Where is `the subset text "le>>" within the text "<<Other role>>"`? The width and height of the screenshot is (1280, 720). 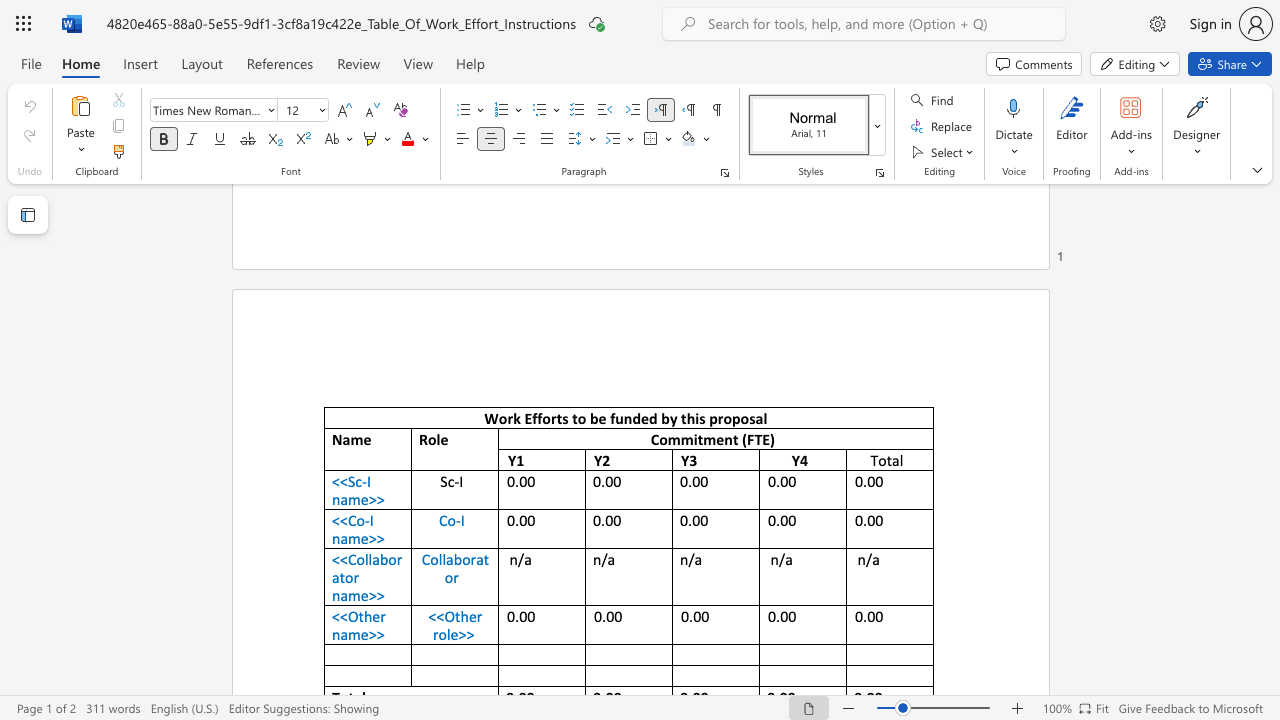
the subset text "le>>" within the text "<<Other role>>" is located at coordinates (445, 634).